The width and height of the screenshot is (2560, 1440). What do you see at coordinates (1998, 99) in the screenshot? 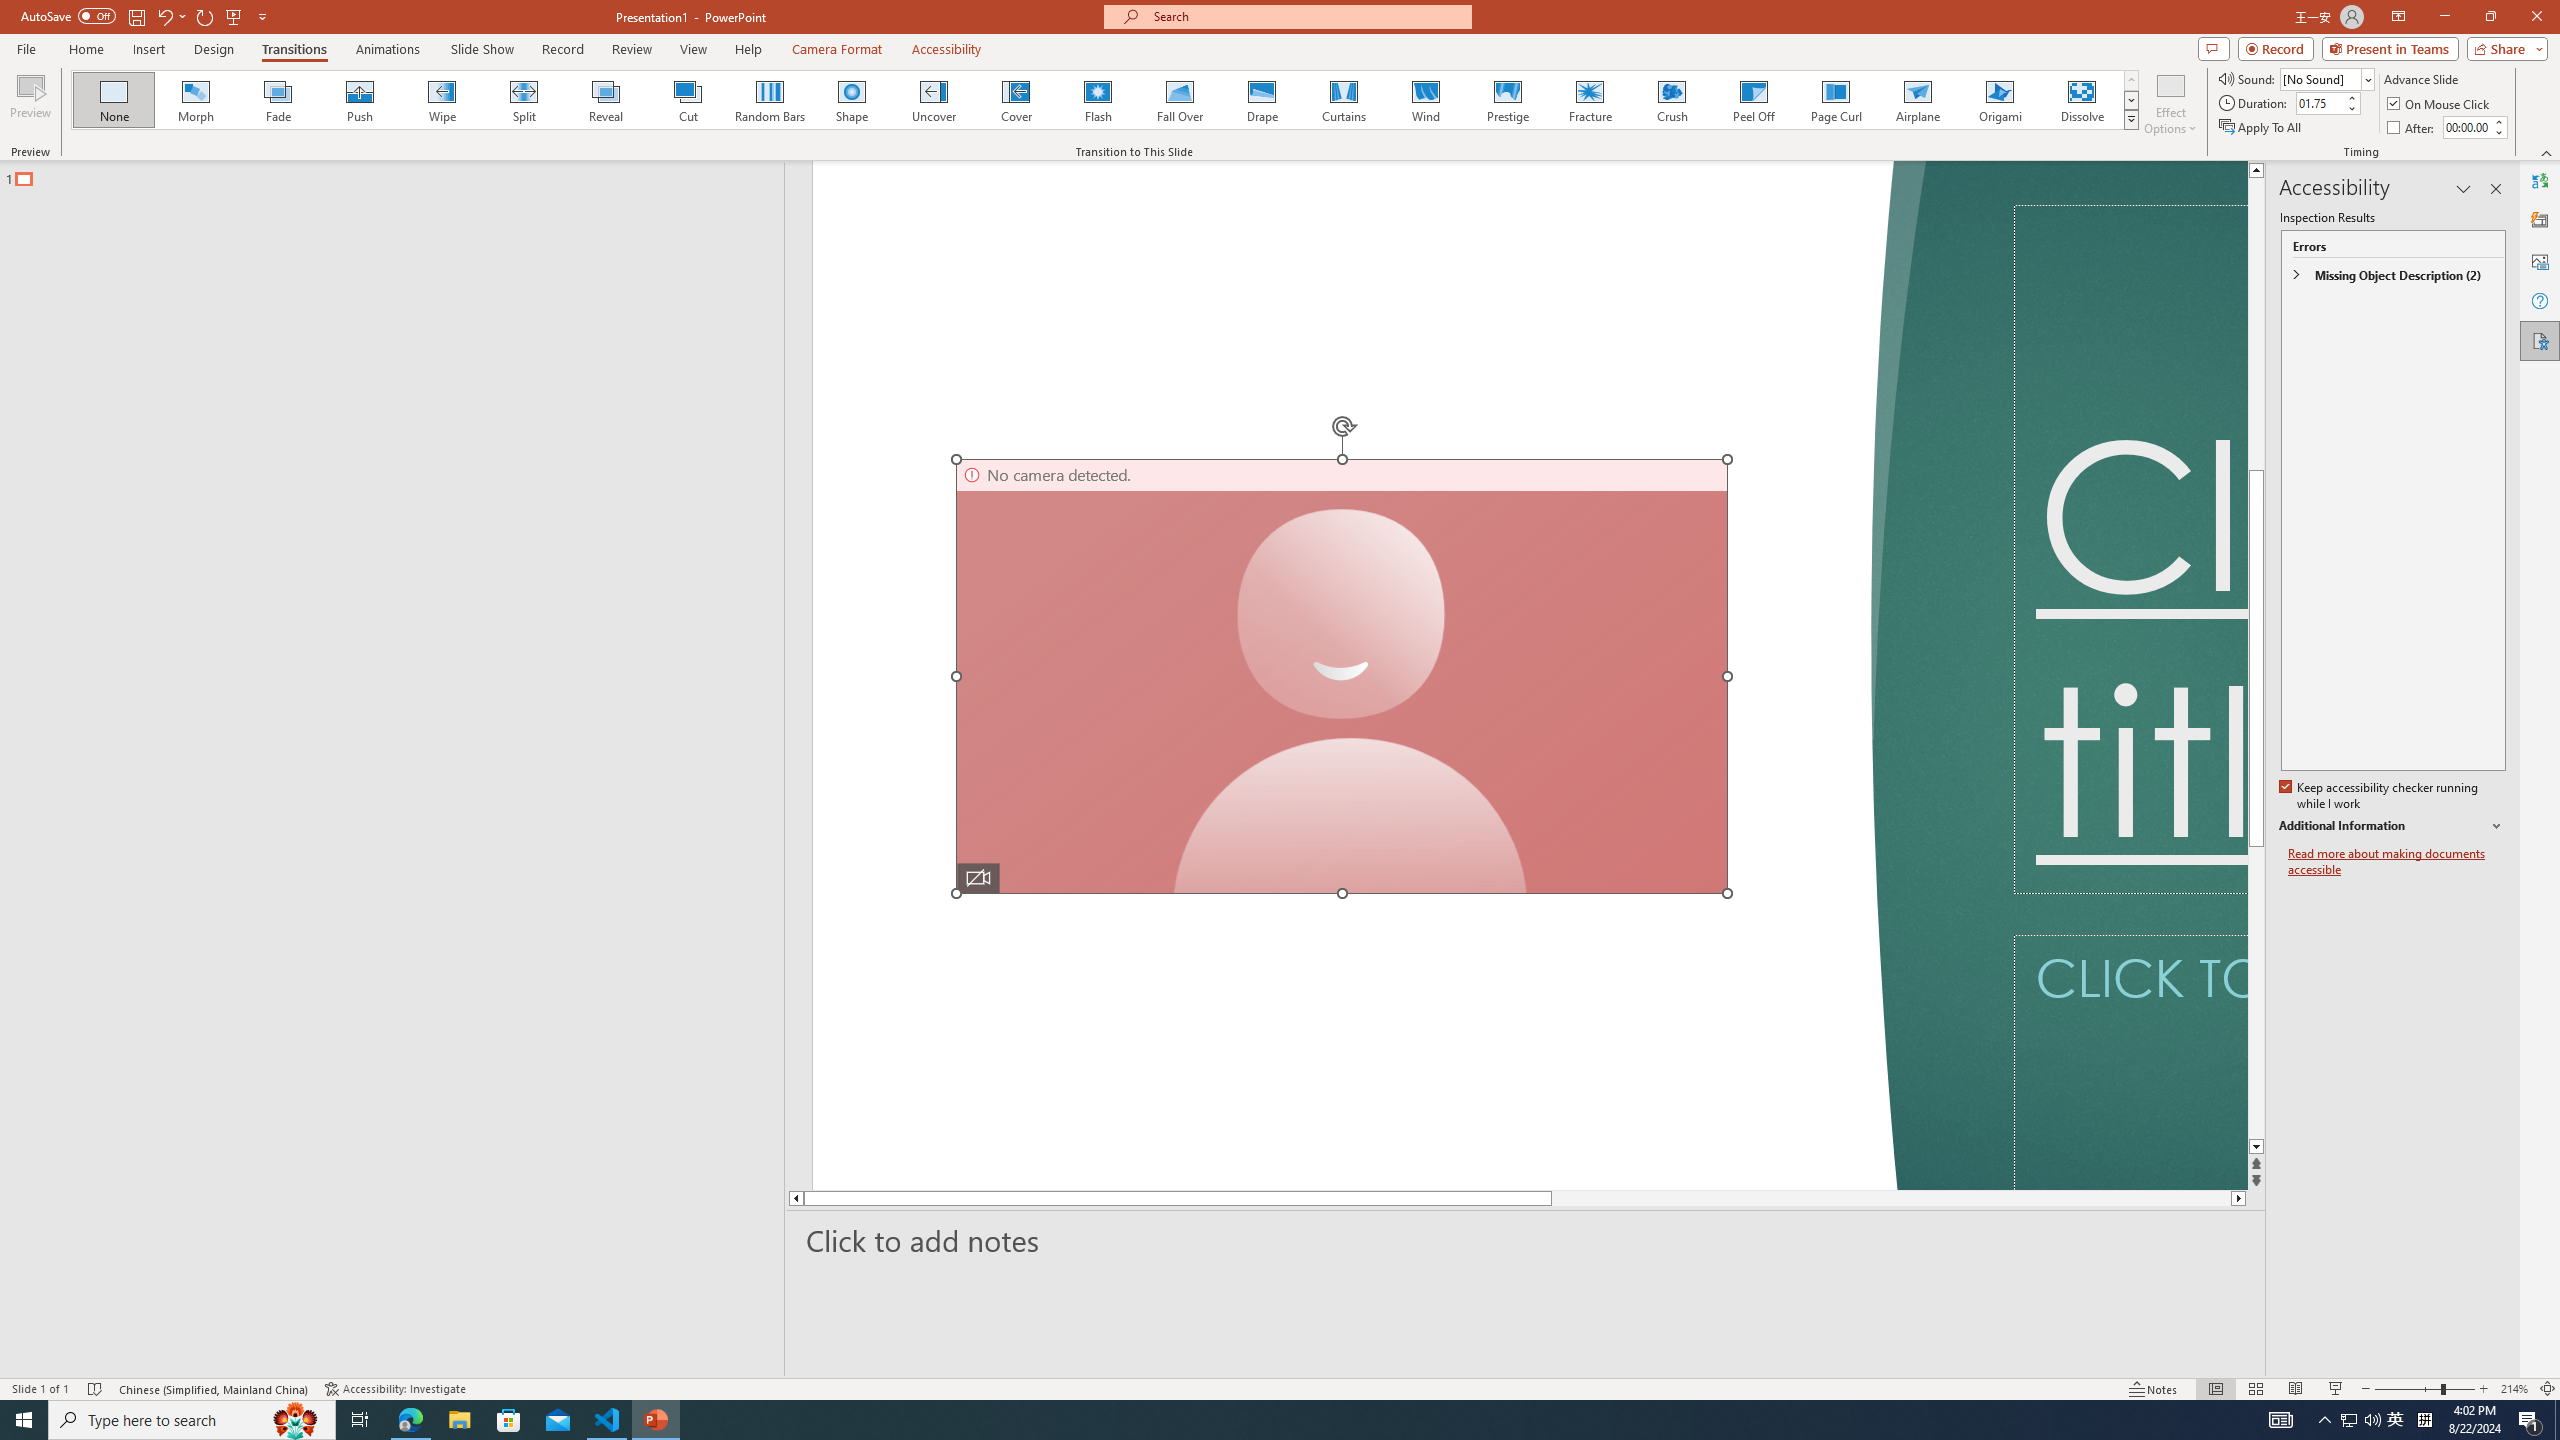
I see `'Origami'` at bounding box center [1998, 99].